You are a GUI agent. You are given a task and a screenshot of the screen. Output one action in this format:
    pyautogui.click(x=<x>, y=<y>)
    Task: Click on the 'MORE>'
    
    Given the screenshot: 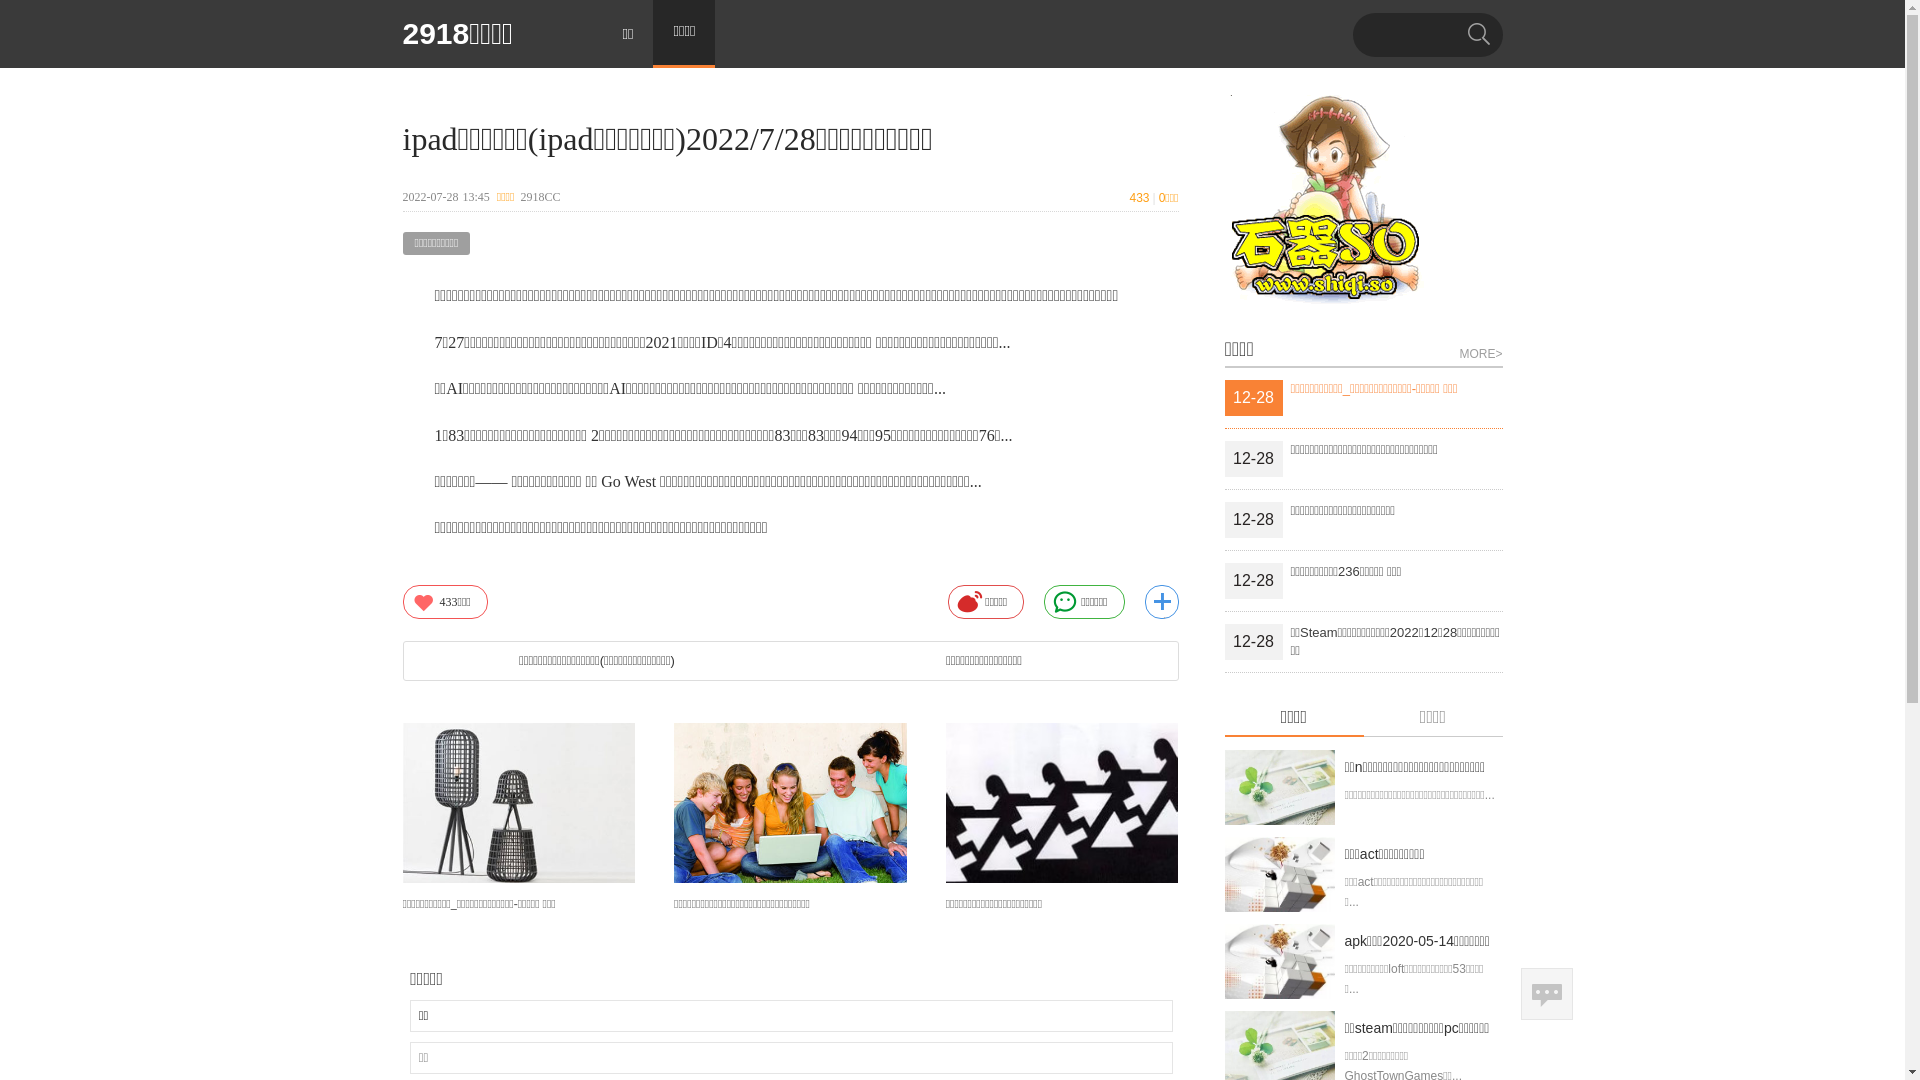 What is the action you would take?
    pyautogui.click(x=1480, y=350)
    